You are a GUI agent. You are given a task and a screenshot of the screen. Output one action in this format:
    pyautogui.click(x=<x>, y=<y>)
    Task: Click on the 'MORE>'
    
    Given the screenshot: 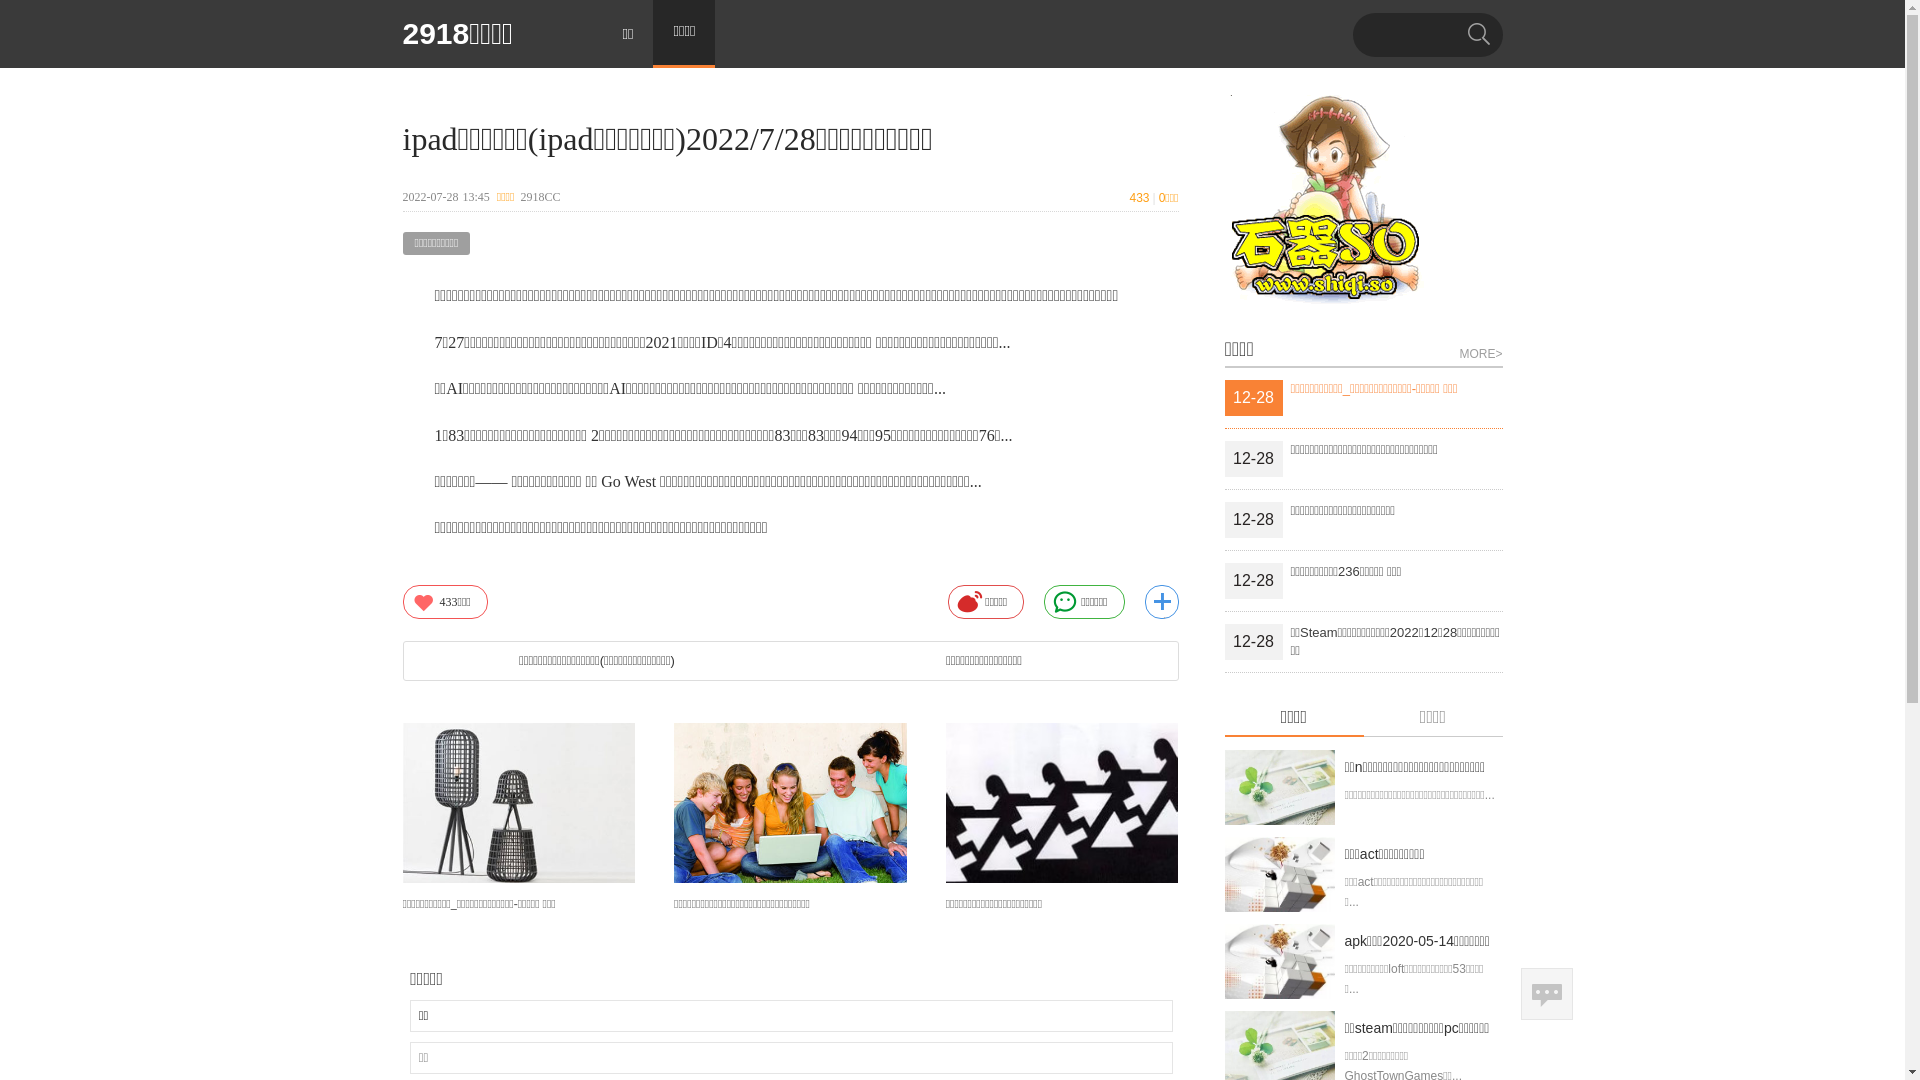 What is the action you would take?
    pyautogui.click(x=1480, y=350)
    